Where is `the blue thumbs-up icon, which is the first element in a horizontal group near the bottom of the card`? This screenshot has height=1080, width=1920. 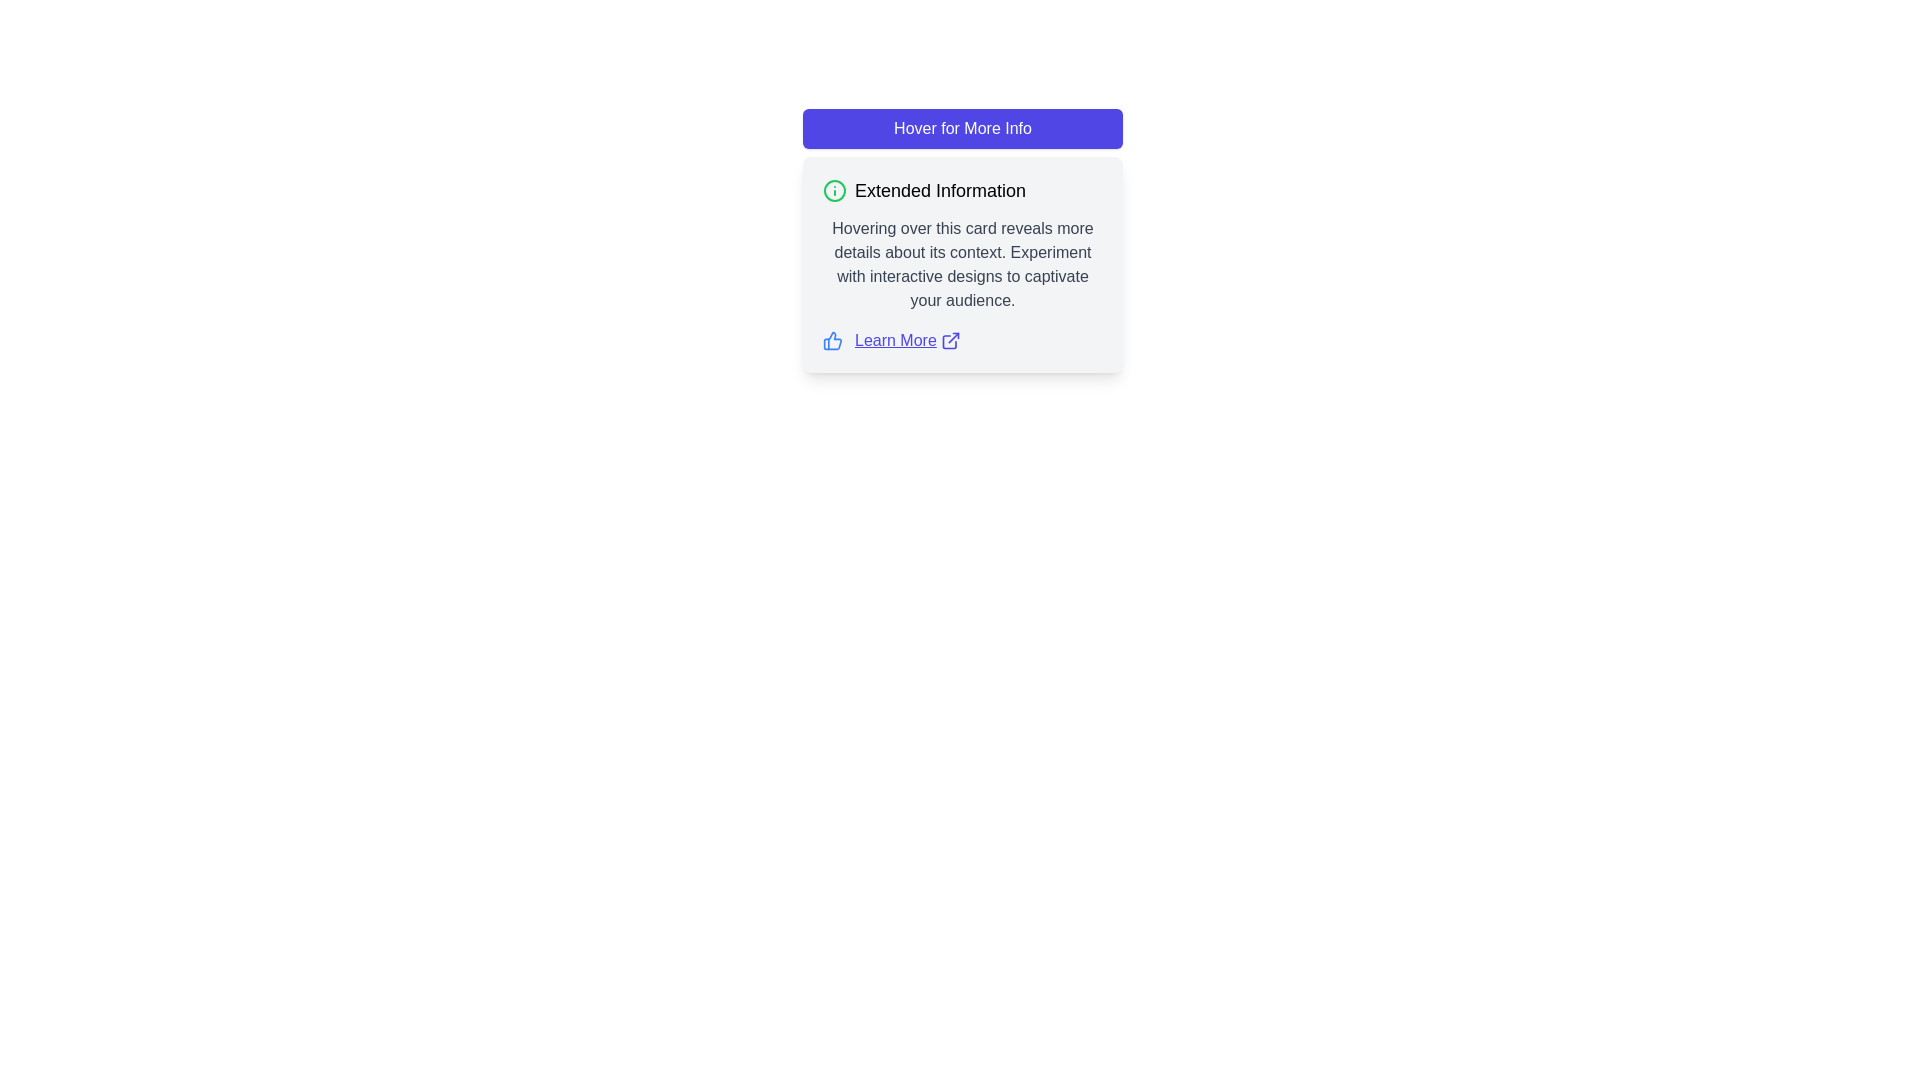 the blue thumbs-up icon, which is the first element in a horizontal group near the bottom of the card is located at coordinates (833, 339).